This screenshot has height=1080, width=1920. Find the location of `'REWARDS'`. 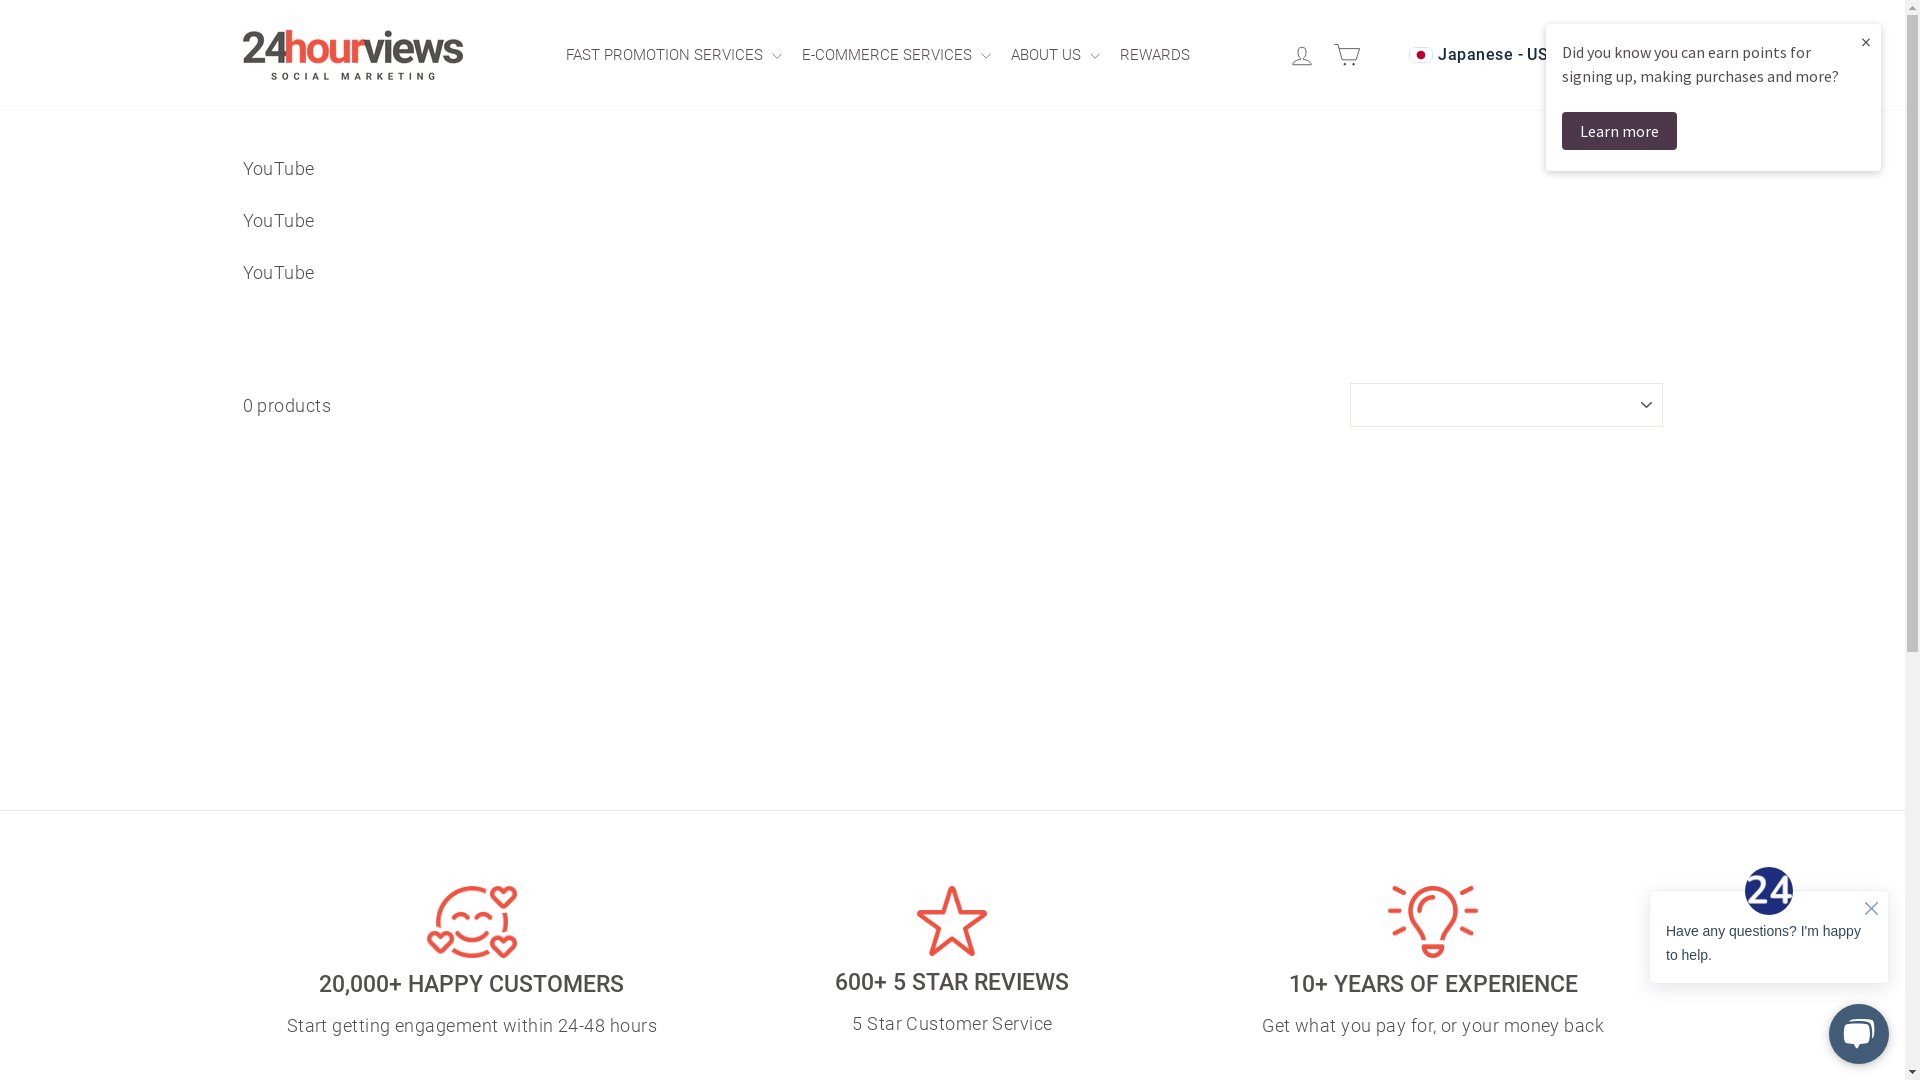

'REWARDS' is located at coordinates (1160, 53).